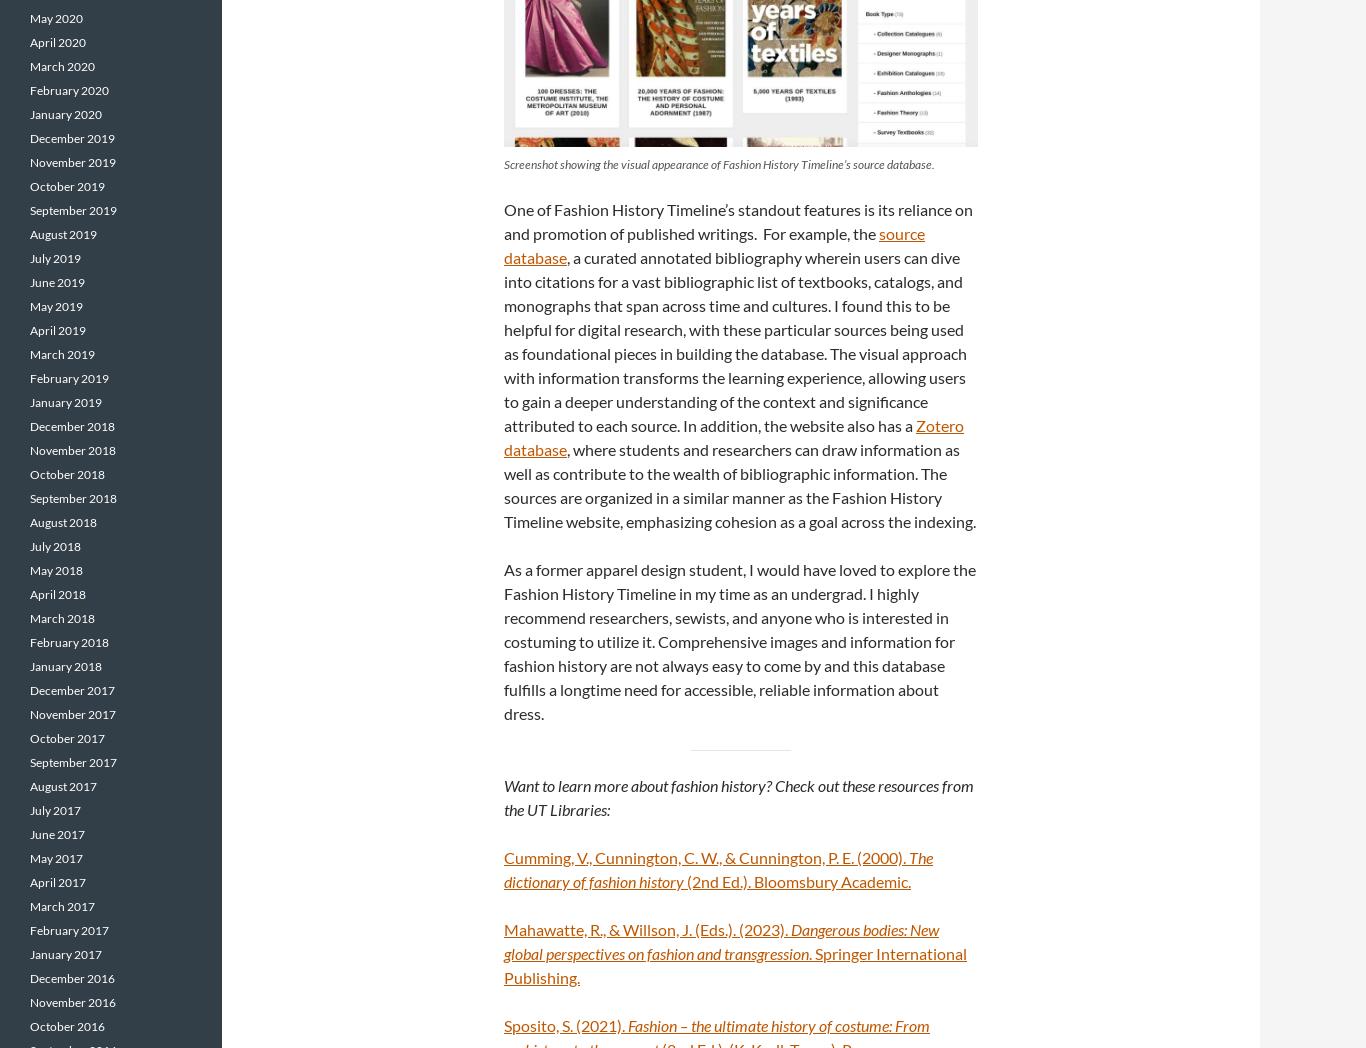 This screenshot has height=1048, width=1366. I want to click on '. Bloomsbury Academic.', so click(828, 879).